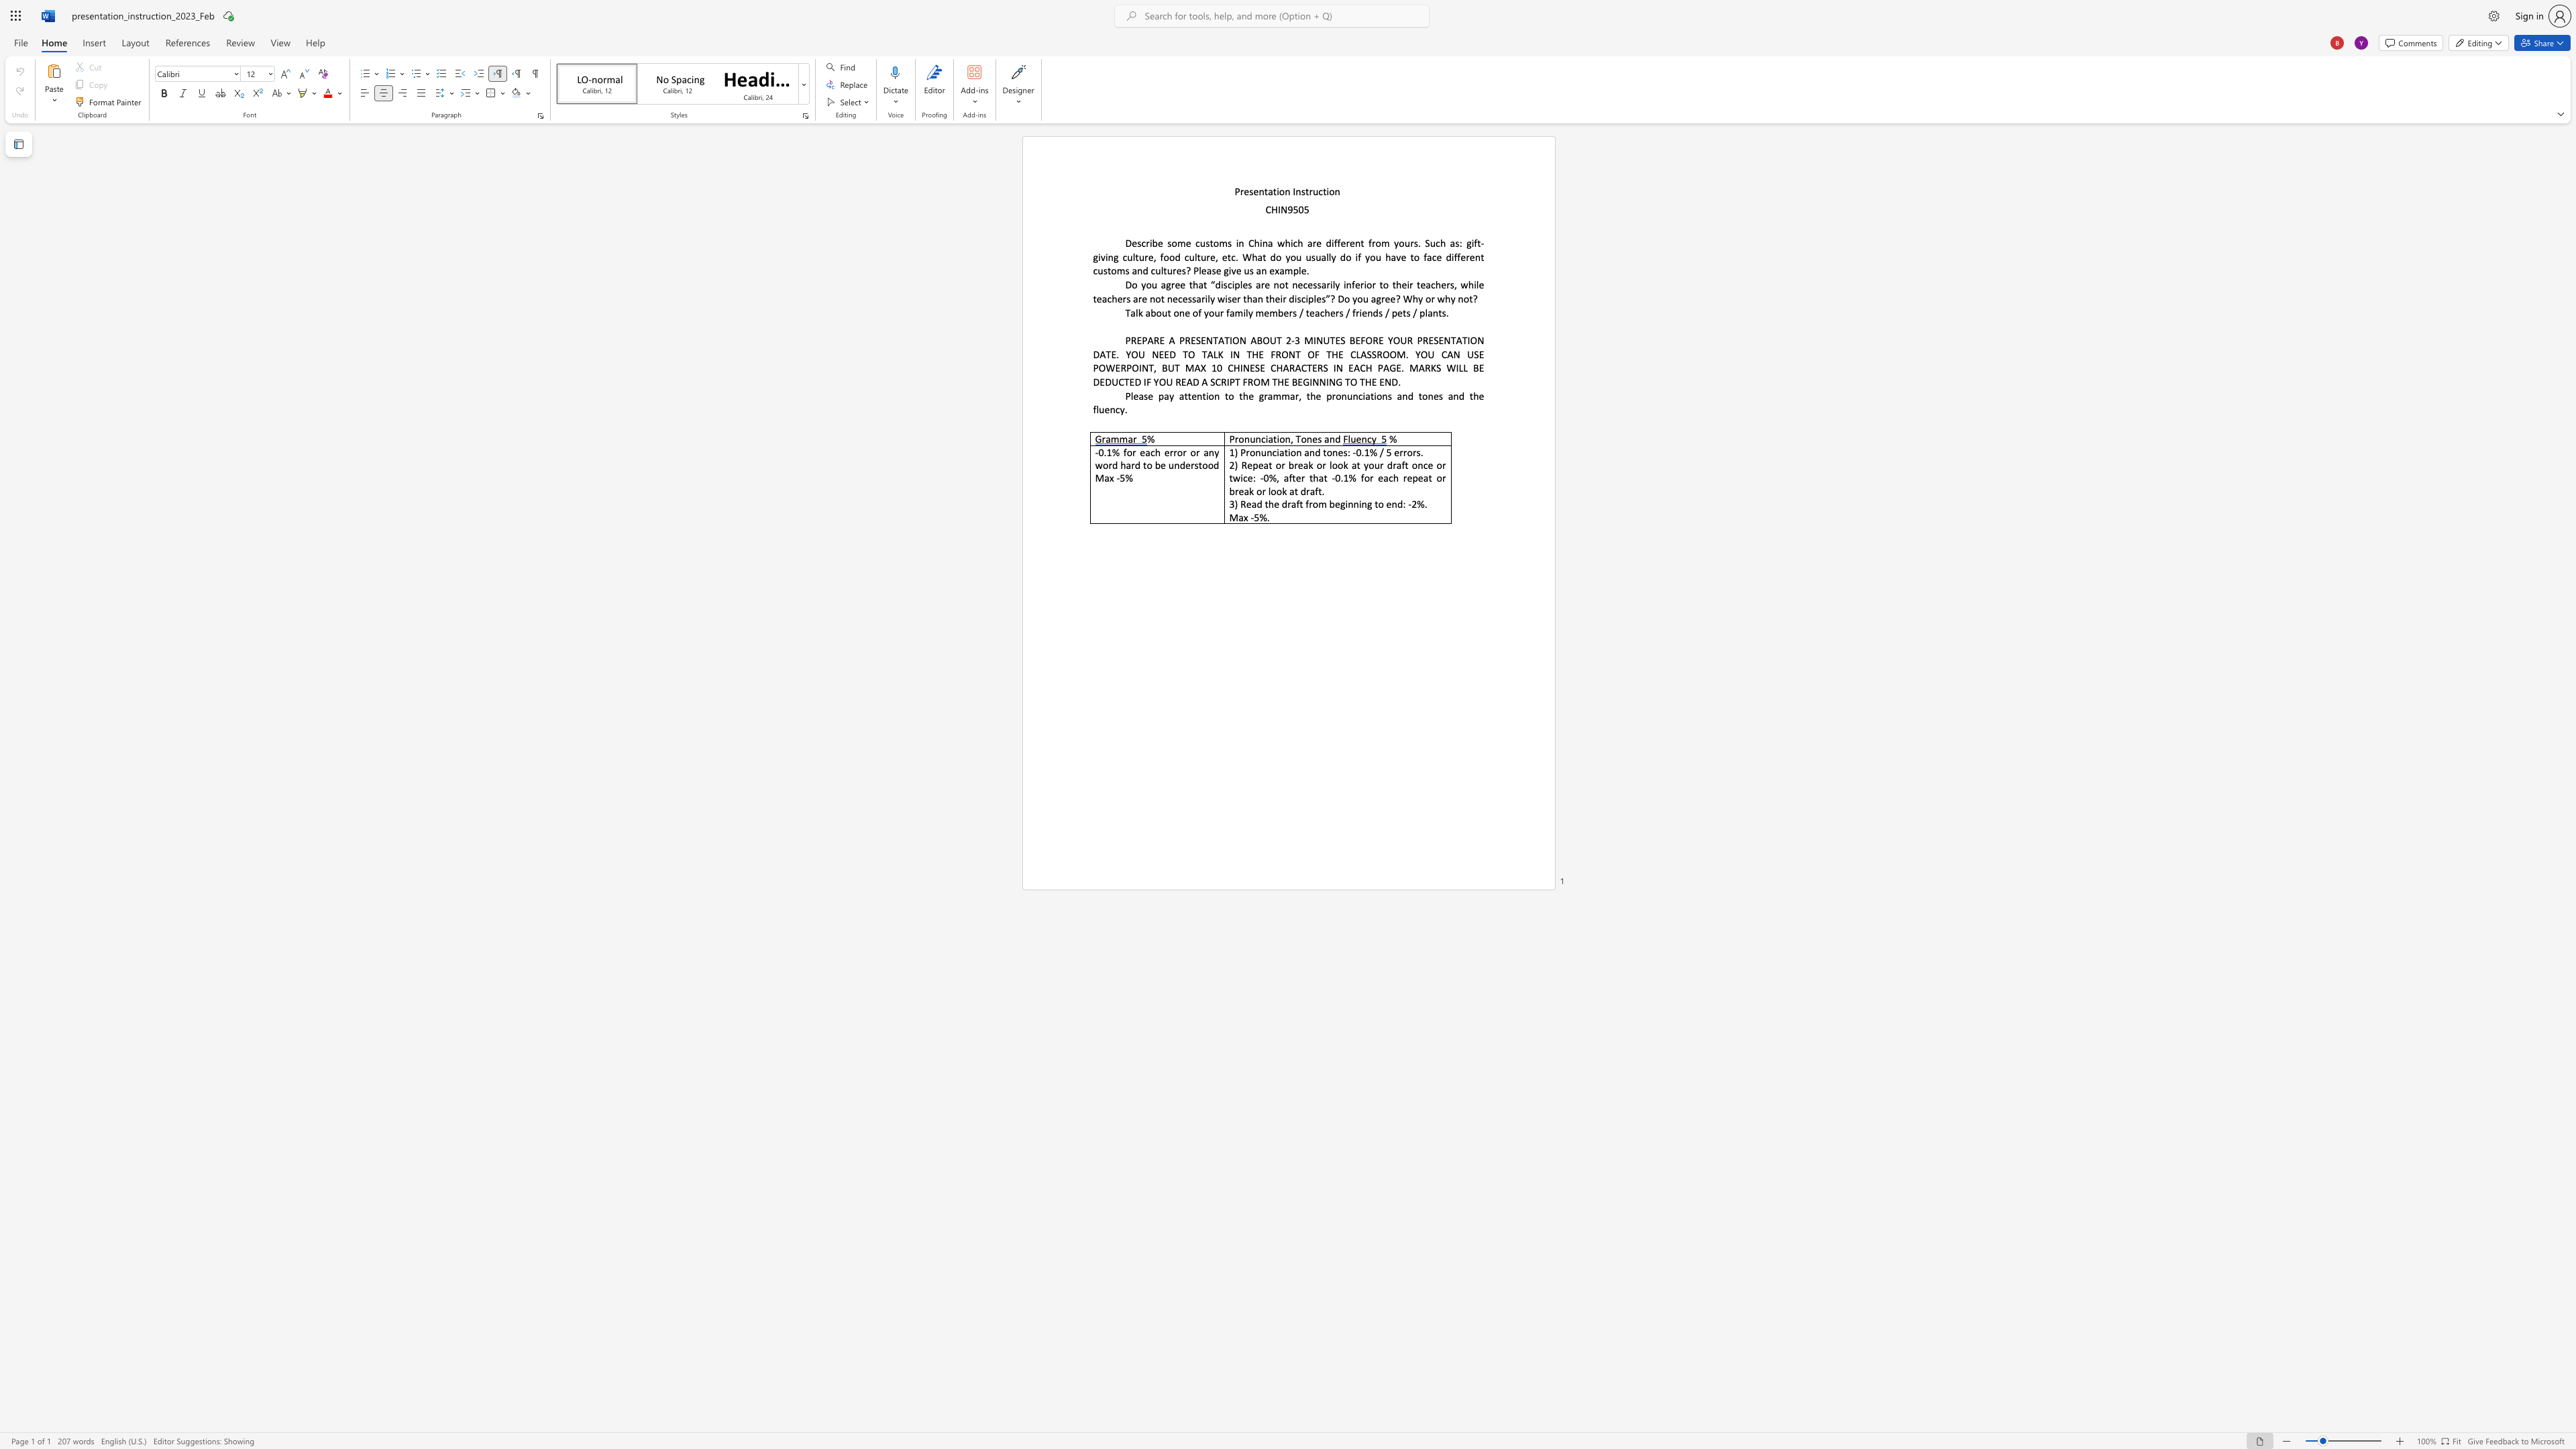  I want to click on the subset text "m beginning to end: -2" within the text "3) Read the draft from beginning to end: -2%.", so click(1318, 502).